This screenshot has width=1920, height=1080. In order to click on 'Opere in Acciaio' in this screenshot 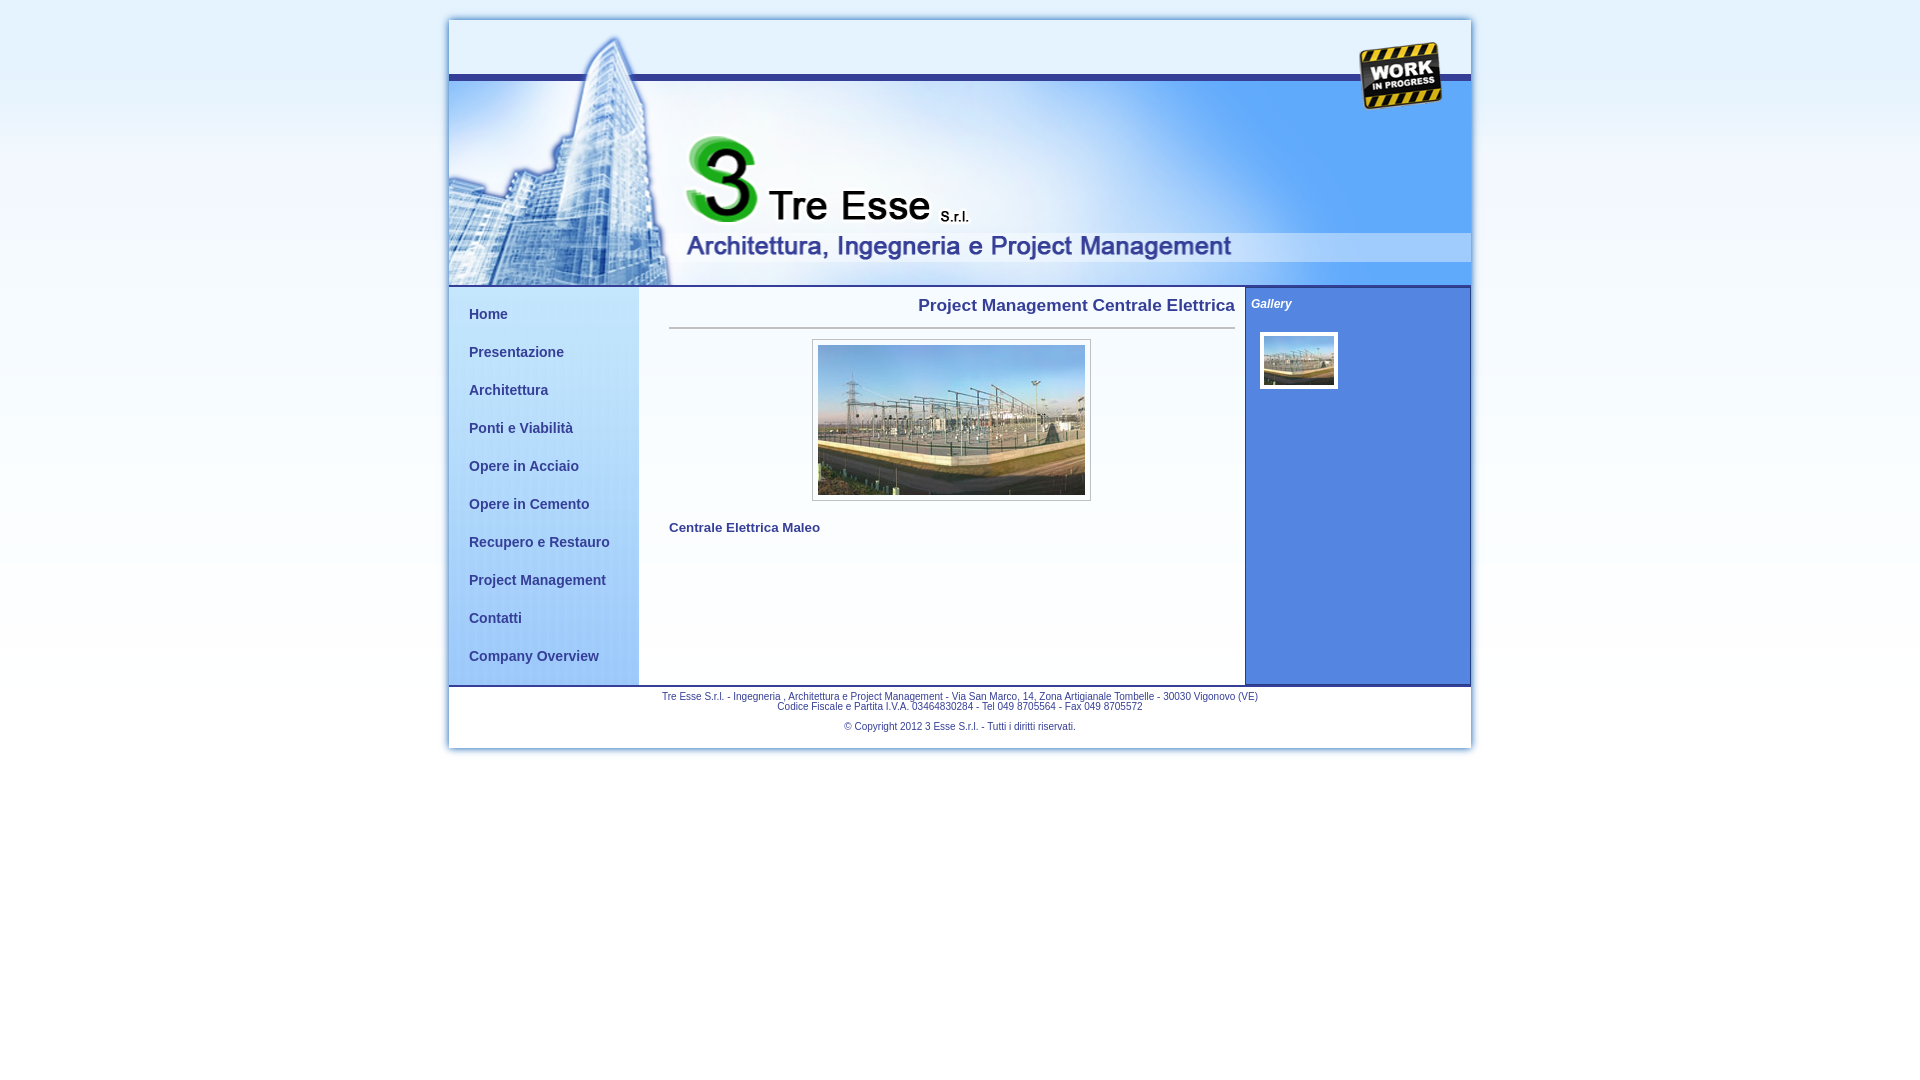, I will do `click(468, 466)`.